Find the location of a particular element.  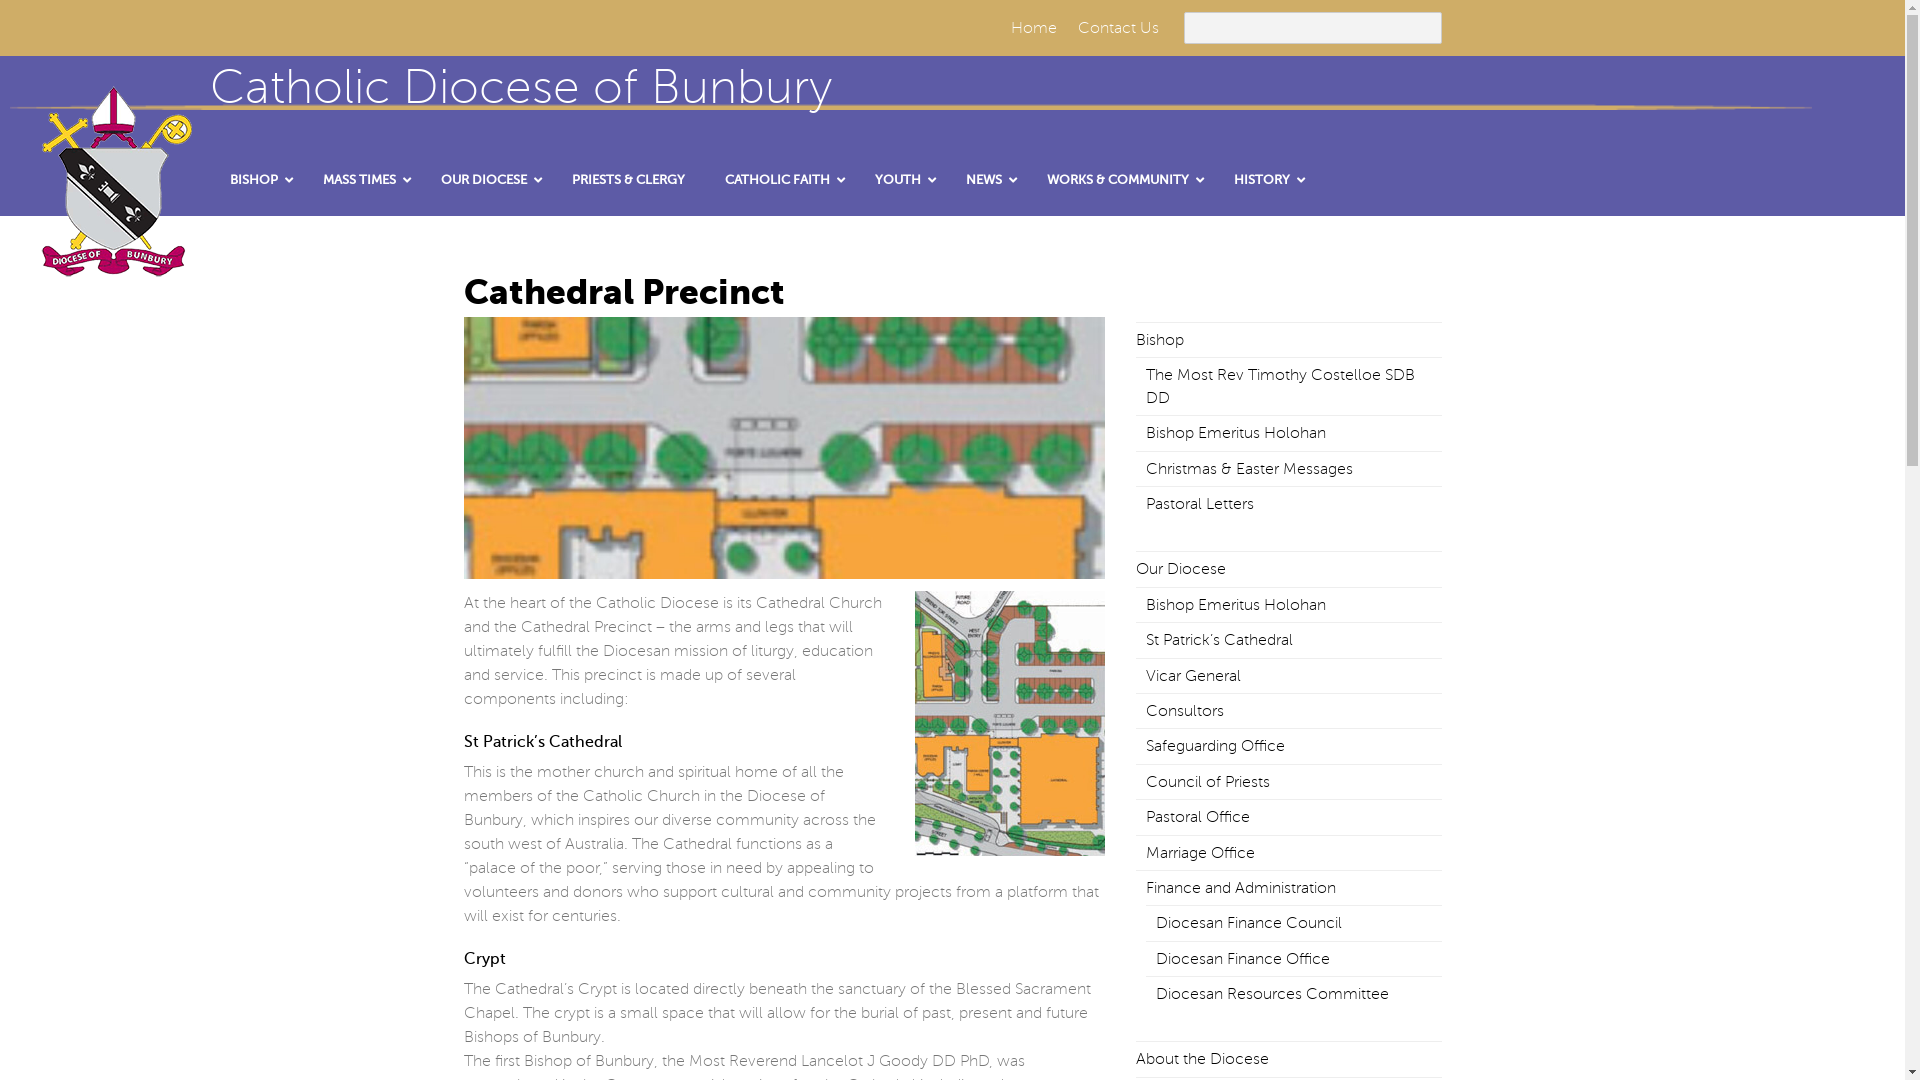

'Christmas & Easter Messages' is located at coordinates (1248, 469).